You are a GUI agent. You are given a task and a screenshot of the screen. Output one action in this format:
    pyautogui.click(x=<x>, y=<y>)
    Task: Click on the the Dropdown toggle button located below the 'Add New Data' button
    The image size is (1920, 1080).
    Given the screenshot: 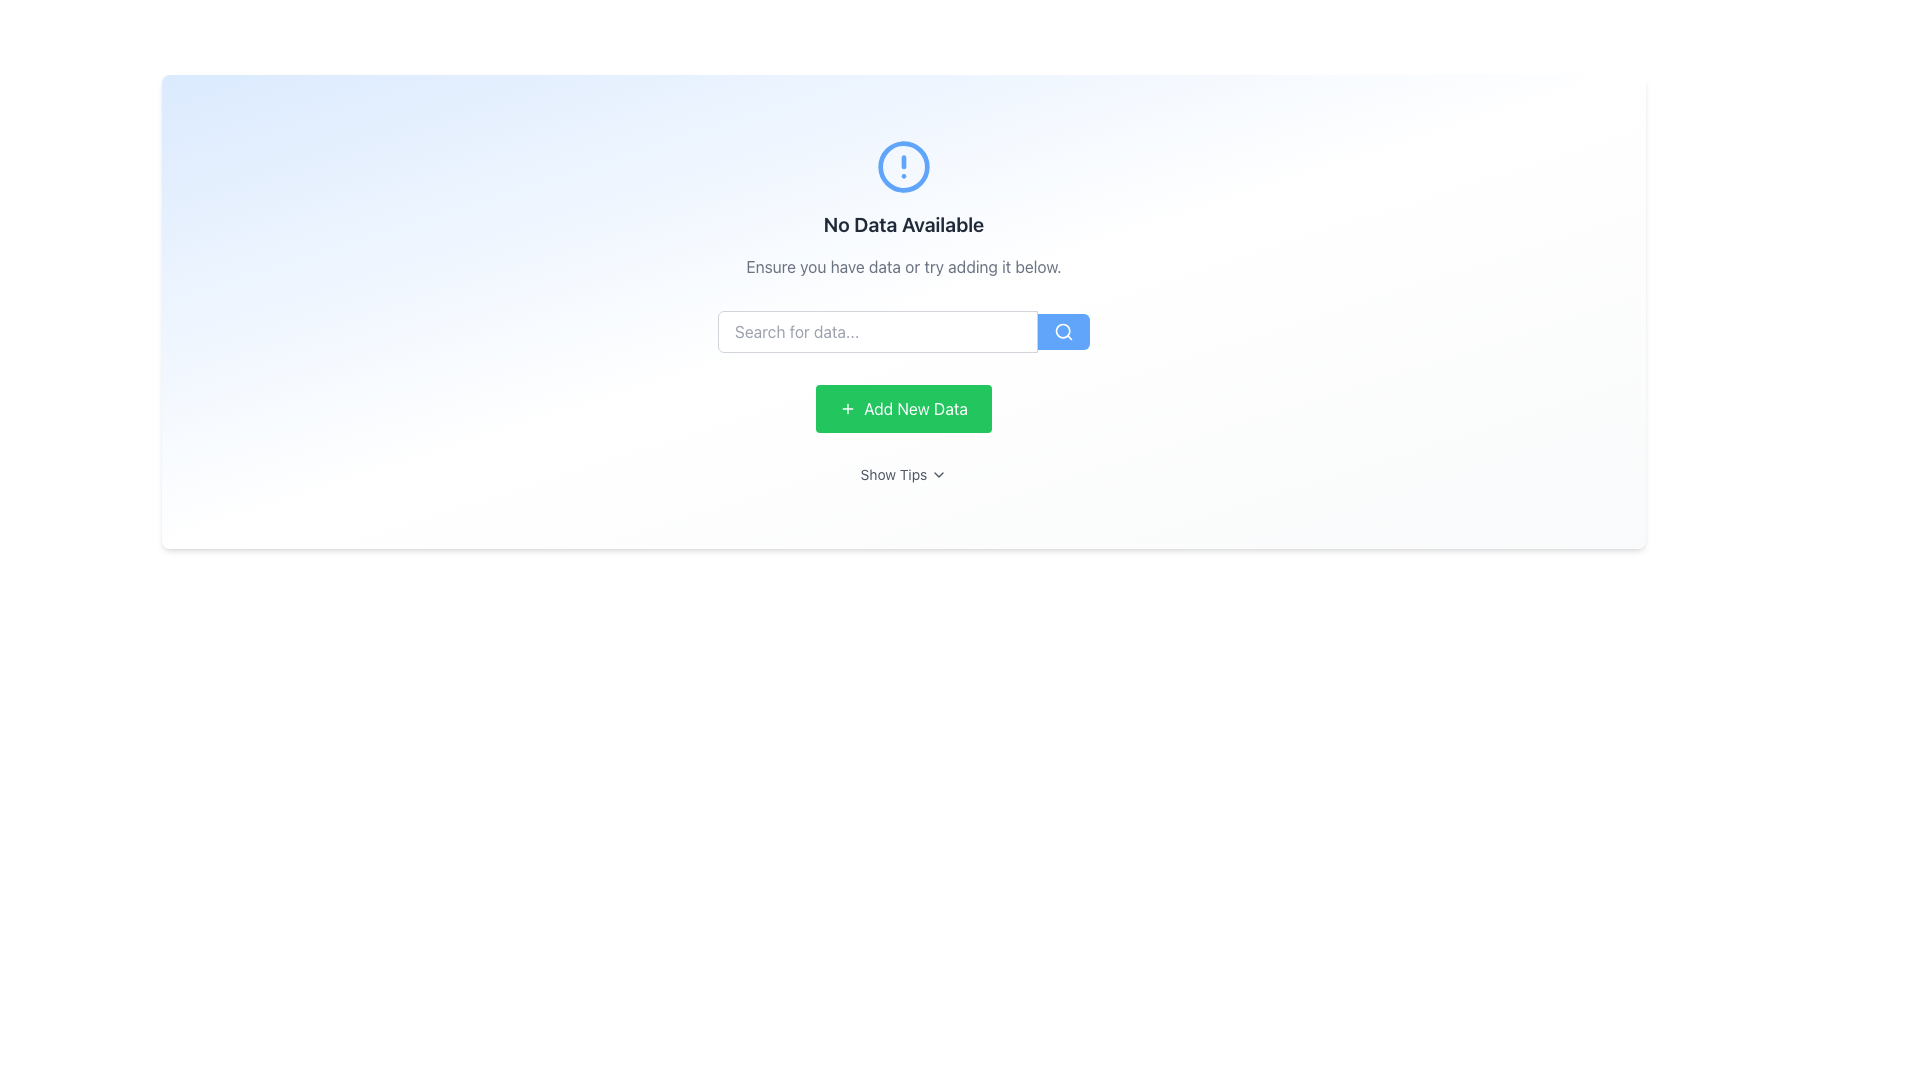 What is the action you would take?
    pyautogui.click(x=902, y=474)
    